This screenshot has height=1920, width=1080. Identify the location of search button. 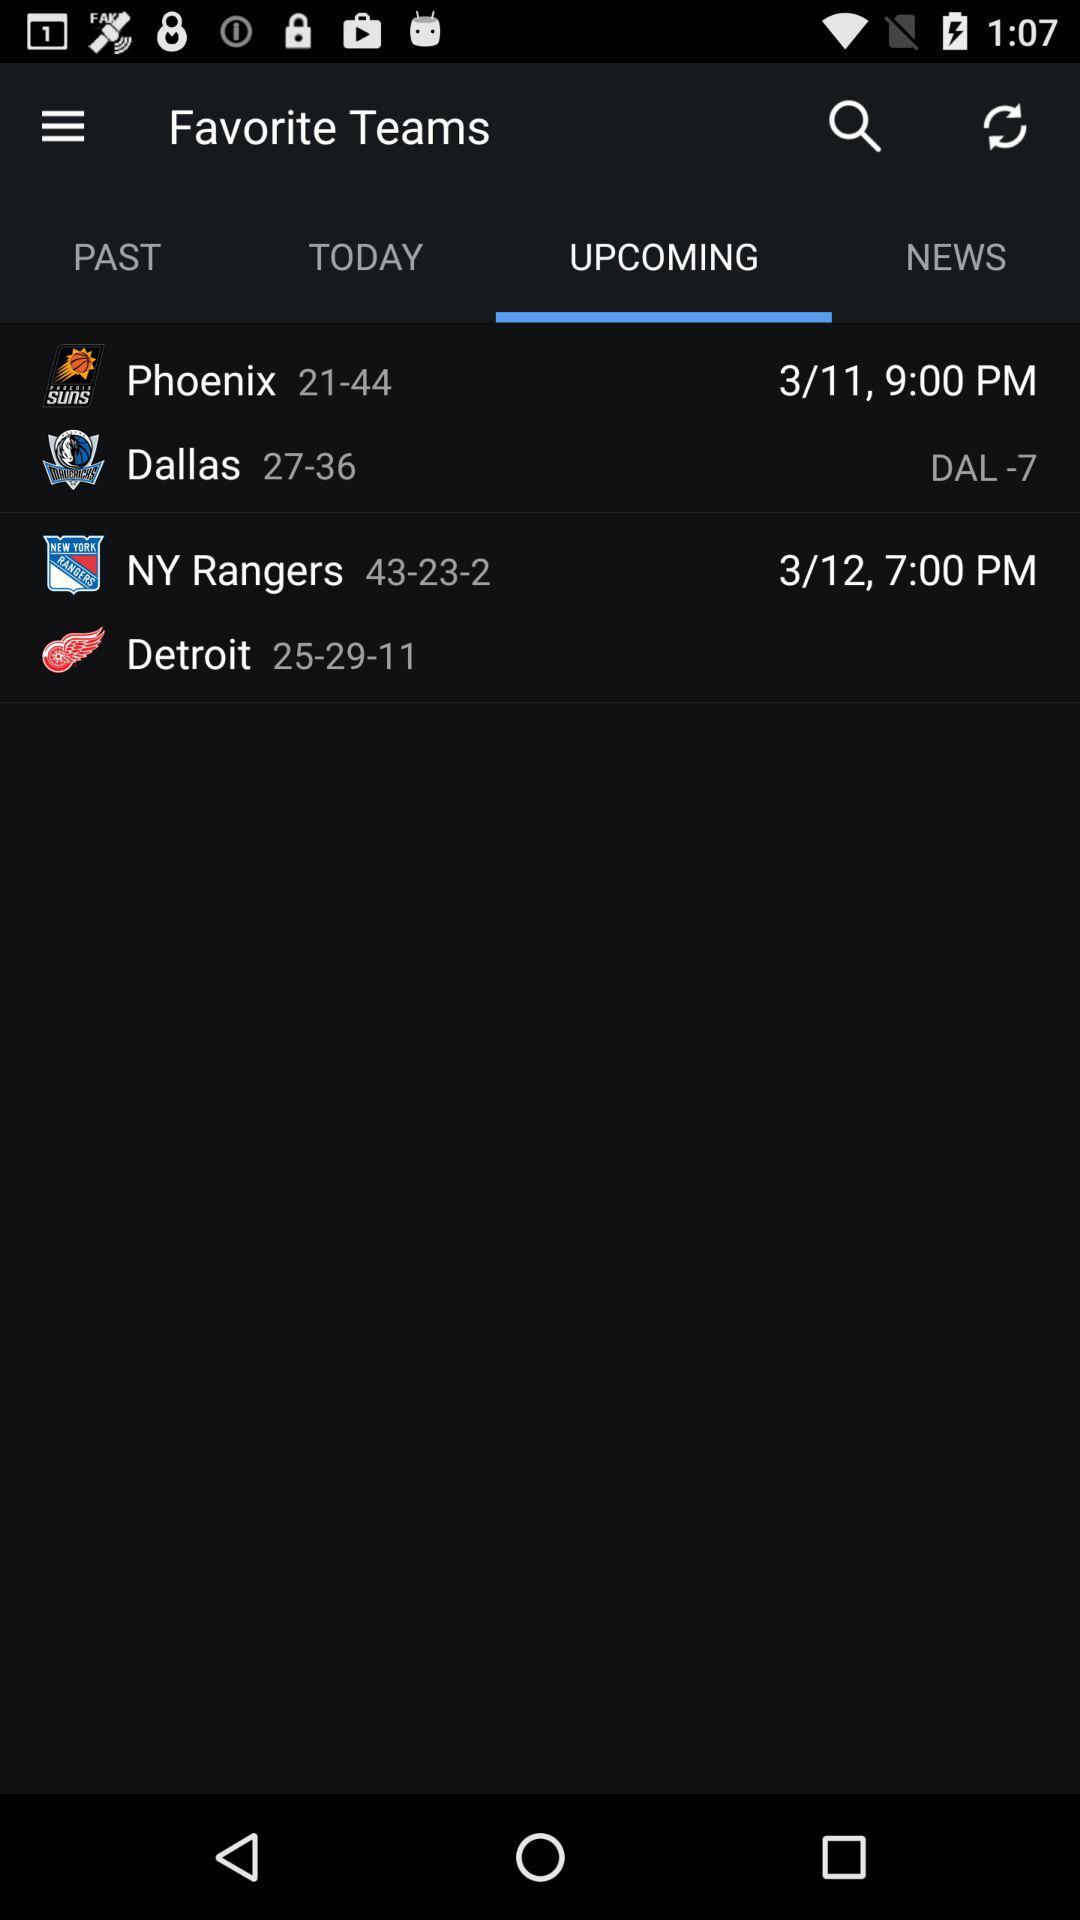
(855, 124).